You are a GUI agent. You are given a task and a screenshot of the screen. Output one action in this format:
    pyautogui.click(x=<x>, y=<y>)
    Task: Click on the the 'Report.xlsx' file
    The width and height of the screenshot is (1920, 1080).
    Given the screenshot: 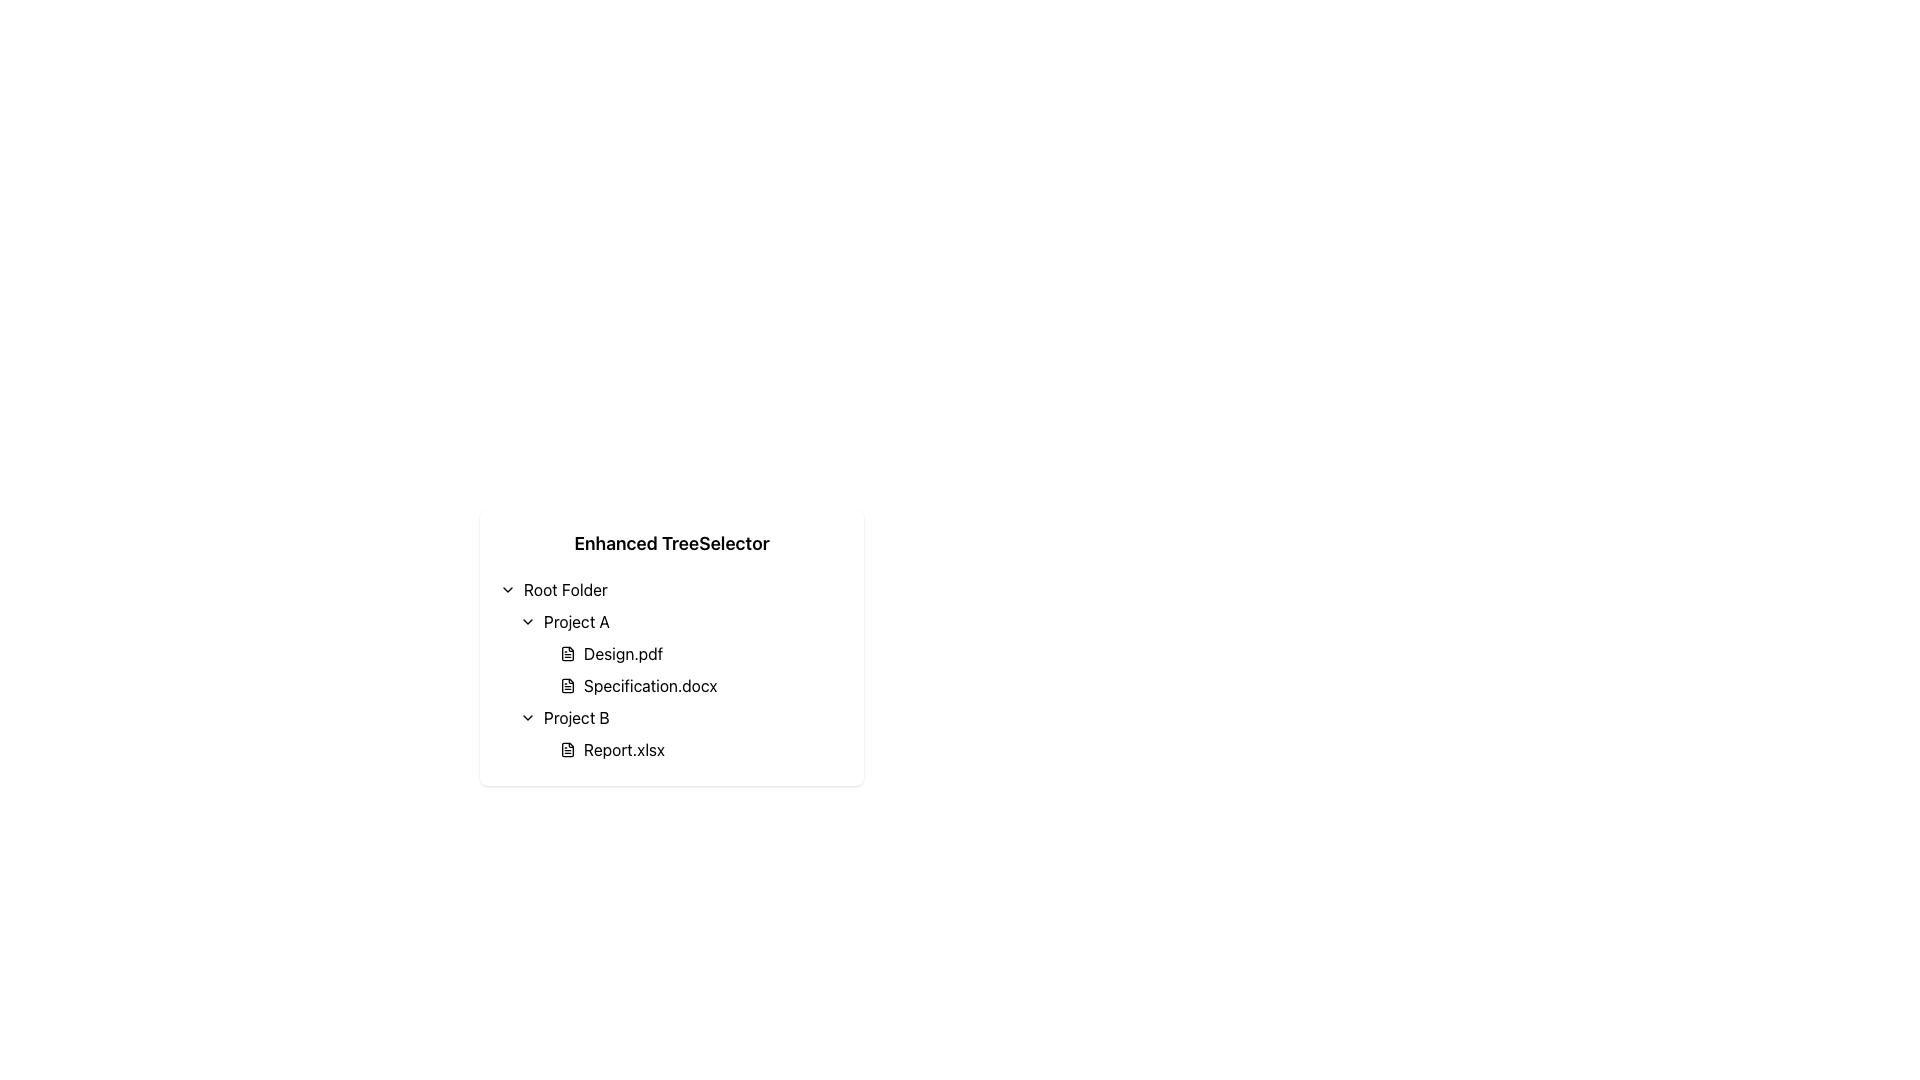 What is the action you would take?
    pyautogui.click(x=681, y=733)
    